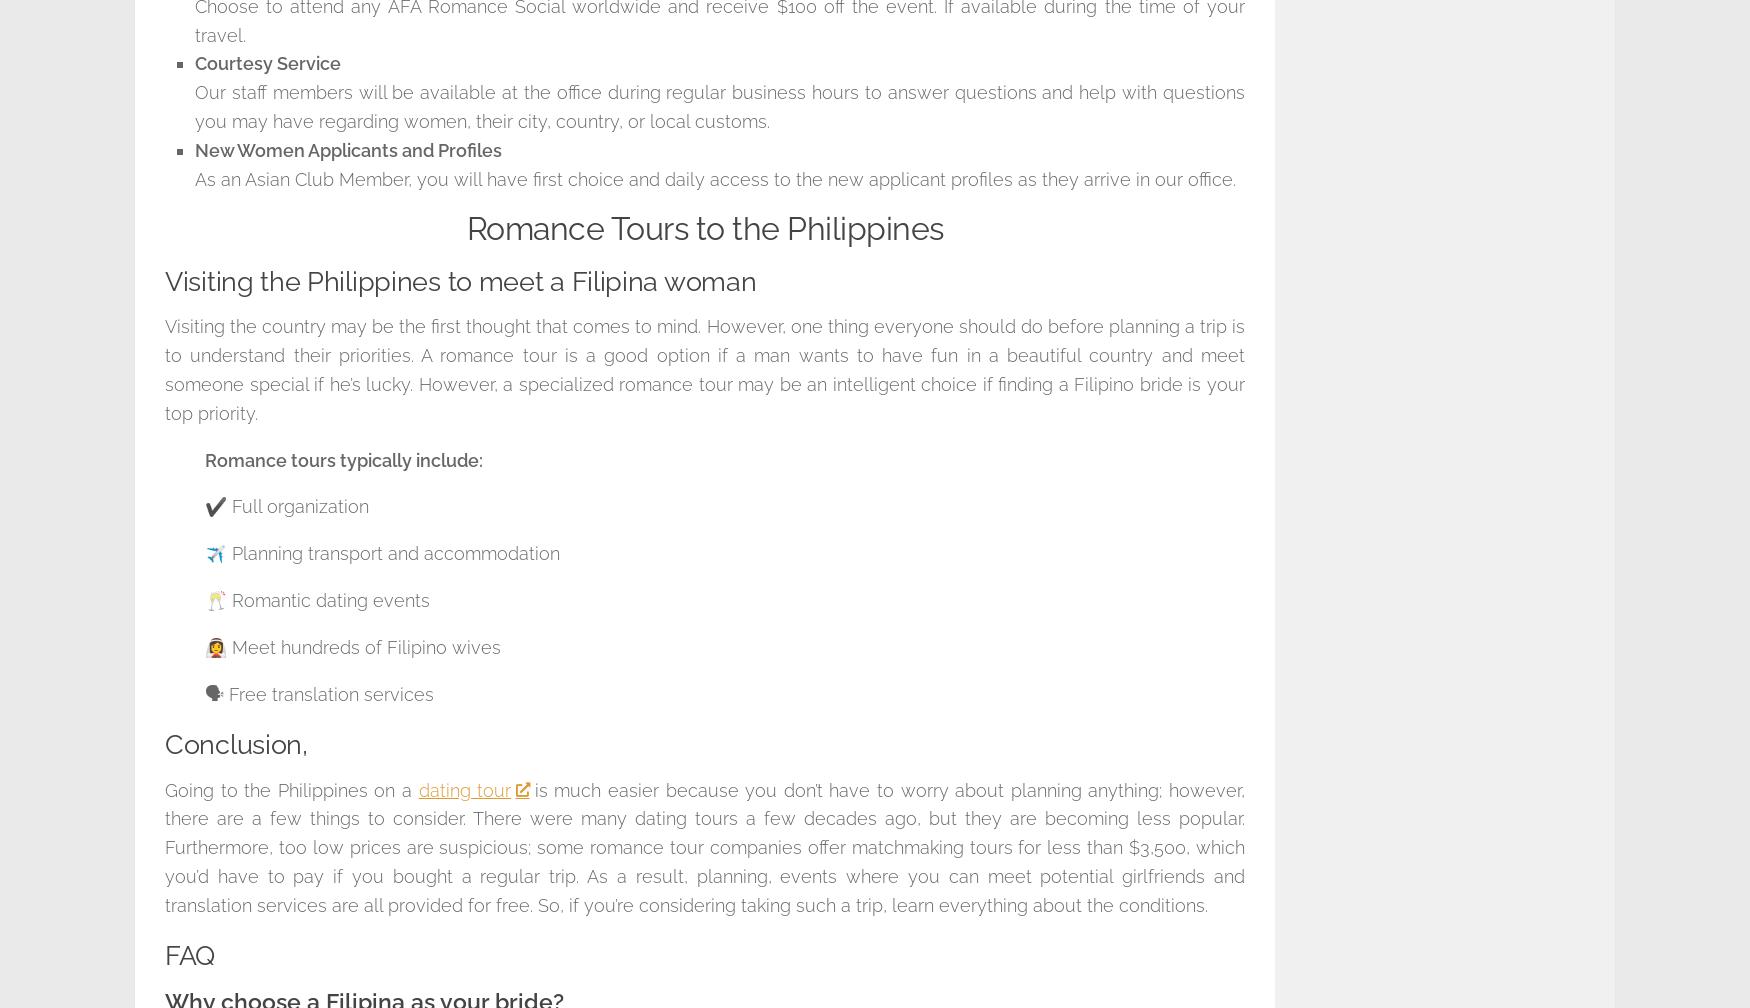 The height and width of the screenshot is (1008, 1750). Describe the element at coordinates (705, 369) in the screenshot. I see `'Visiting the country may be the first thought that comes to mind. However, one thing everyone should do before planning a trip is to understand their priorities. A romance tour is a good option if a man wants to have fun in a beautiful country and meet someone special if he’s lucky. However, a specialized romance tour may be an intelligent choice if finding a Filipino bride is your top priority.'` at that location.